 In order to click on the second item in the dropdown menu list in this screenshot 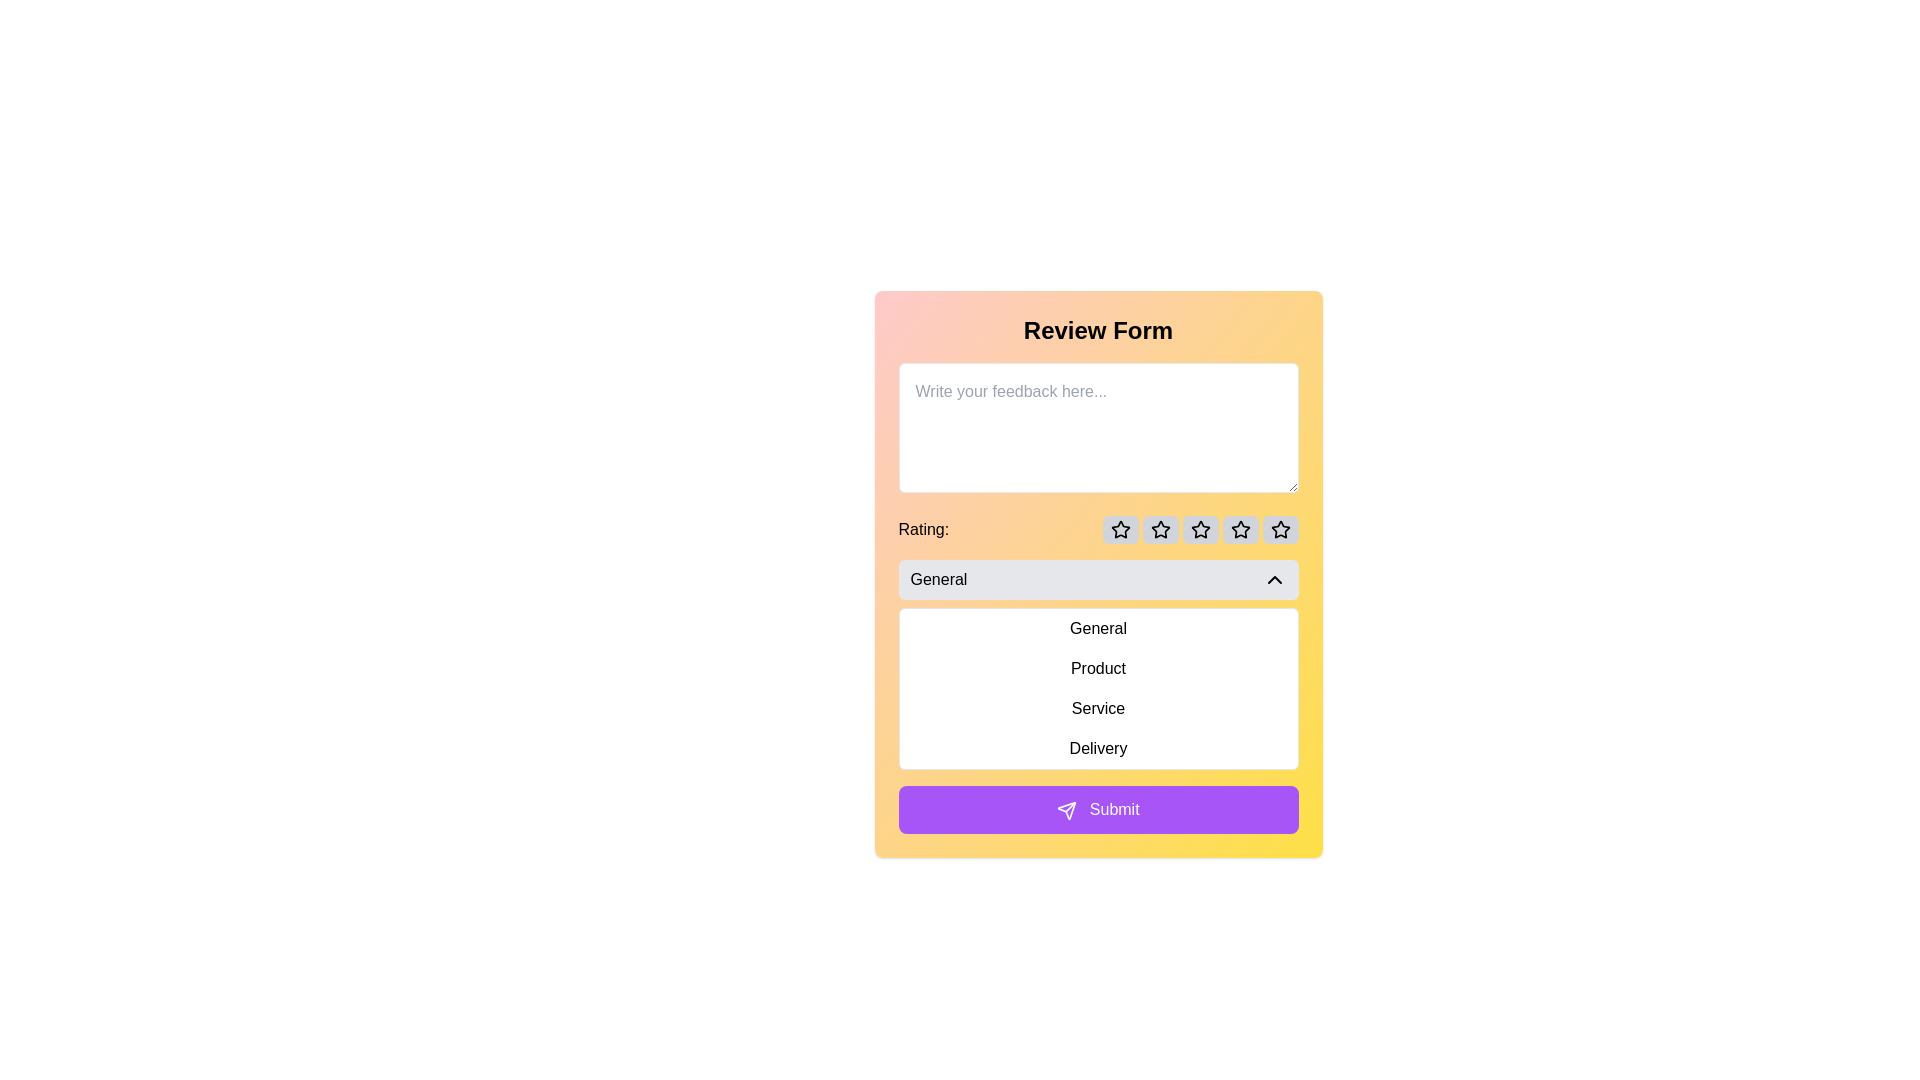, I will do `click(1097, 664)`.